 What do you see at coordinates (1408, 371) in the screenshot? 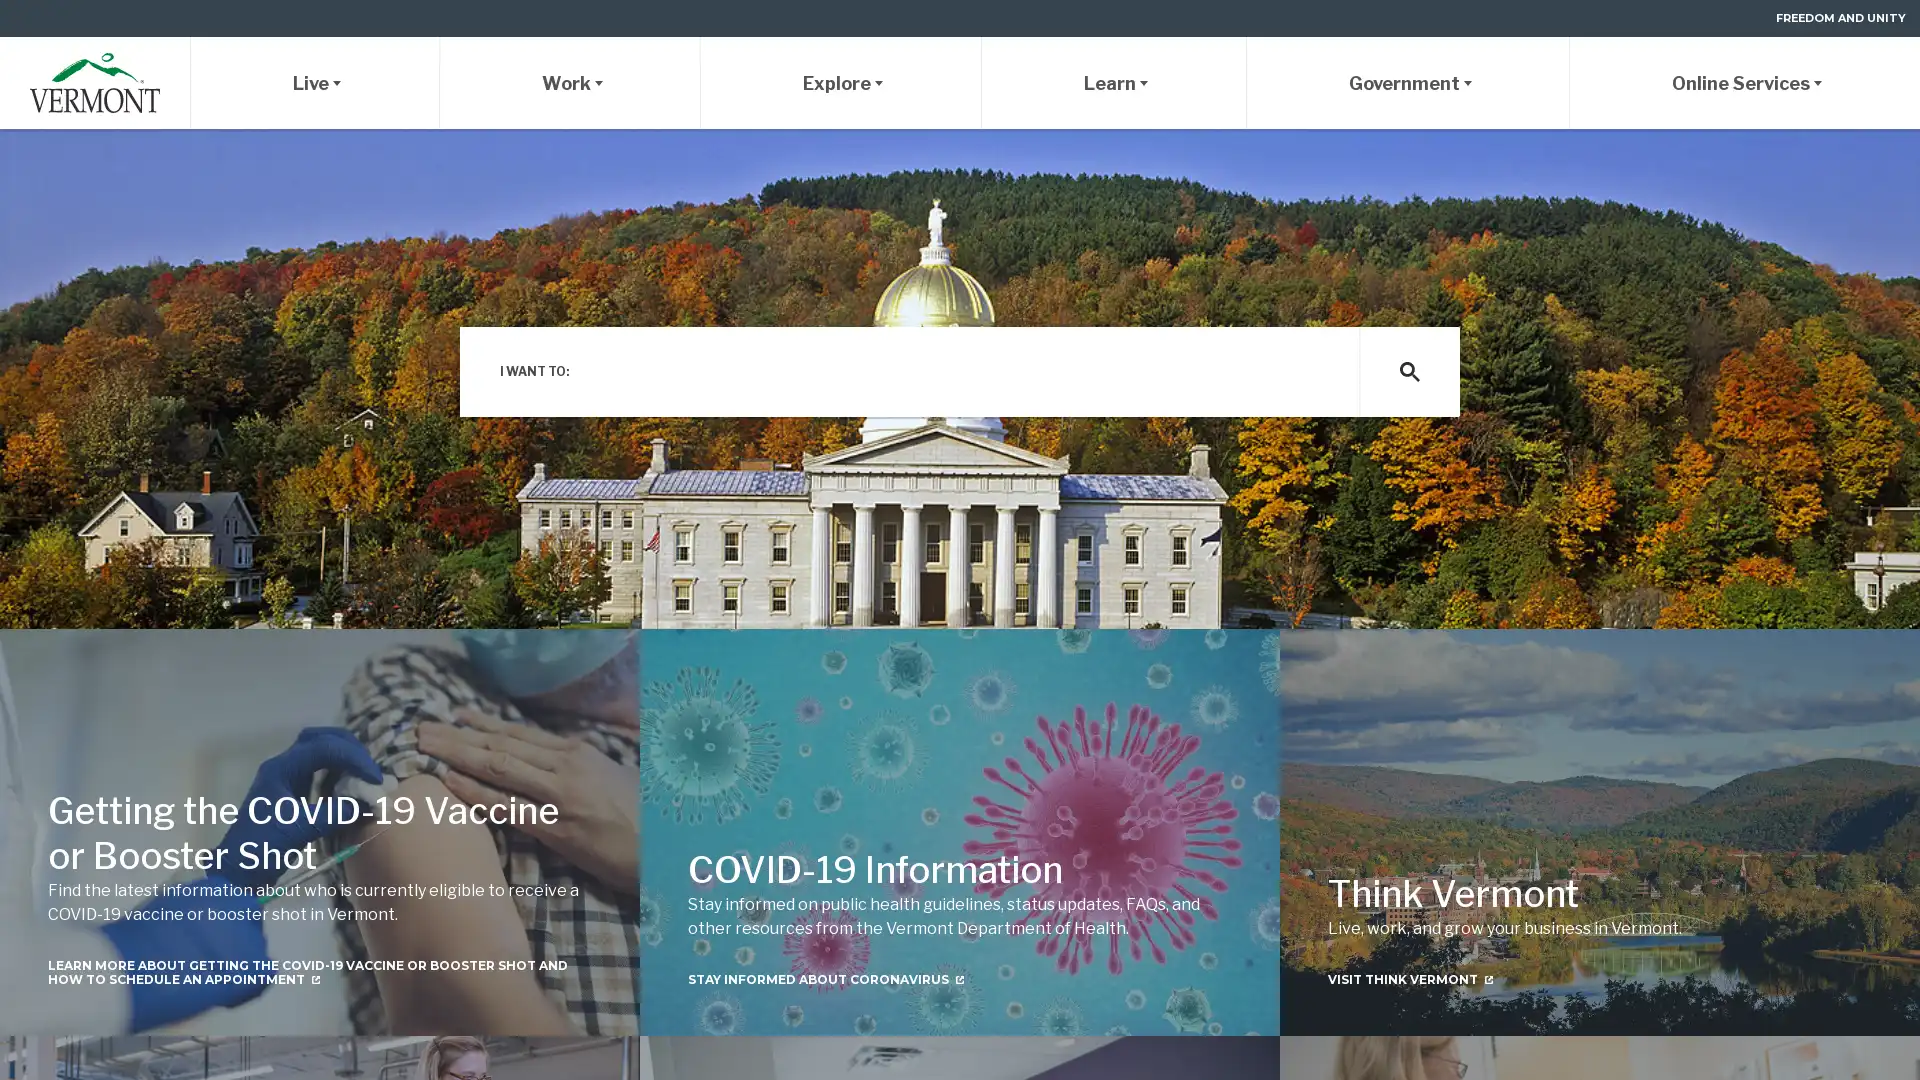
I see `search` at bounding box center [1408, 371].